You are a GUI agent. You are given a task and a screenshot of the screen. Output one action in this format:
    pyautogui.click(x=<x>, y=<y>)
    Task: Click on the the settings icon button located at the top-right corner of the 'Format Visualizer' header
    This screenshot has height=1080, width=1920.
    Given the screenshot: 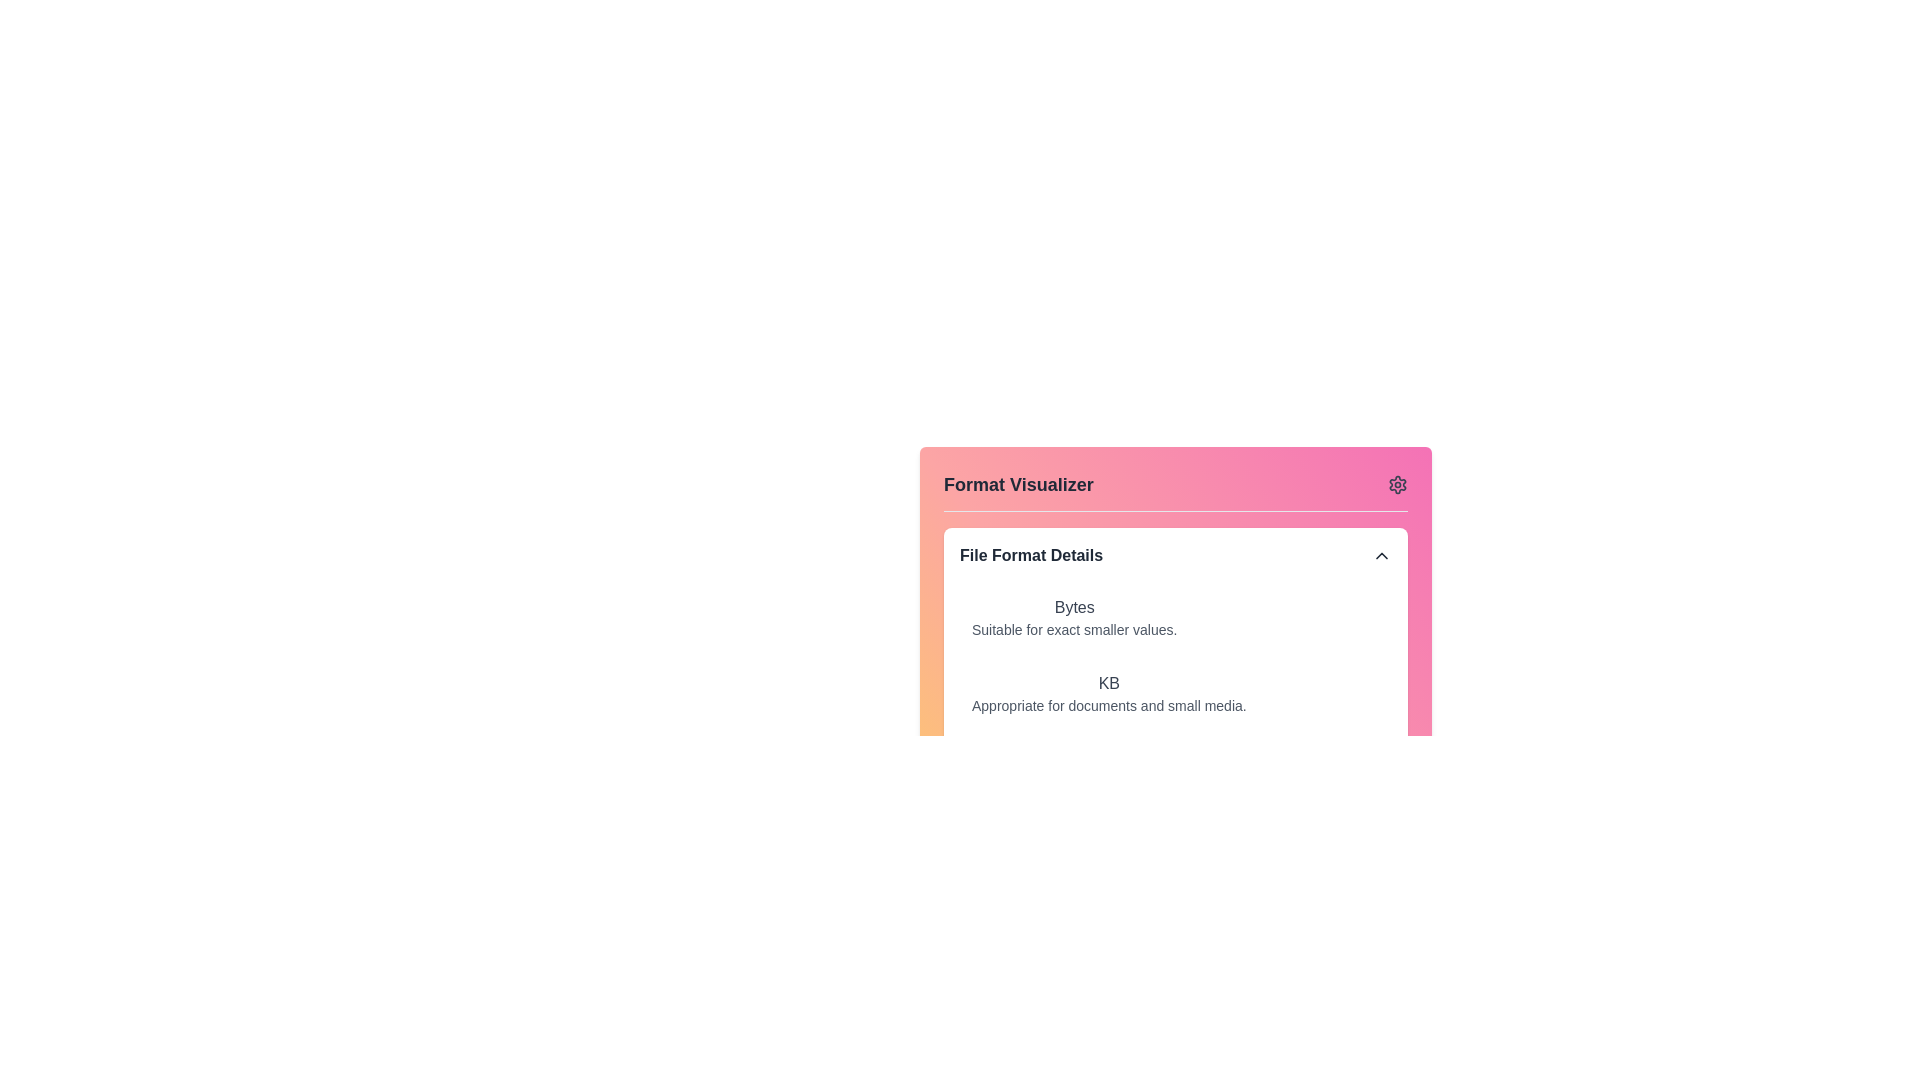 What is the action you would take?
    pyautogui.click(x=1396, y=485)
    